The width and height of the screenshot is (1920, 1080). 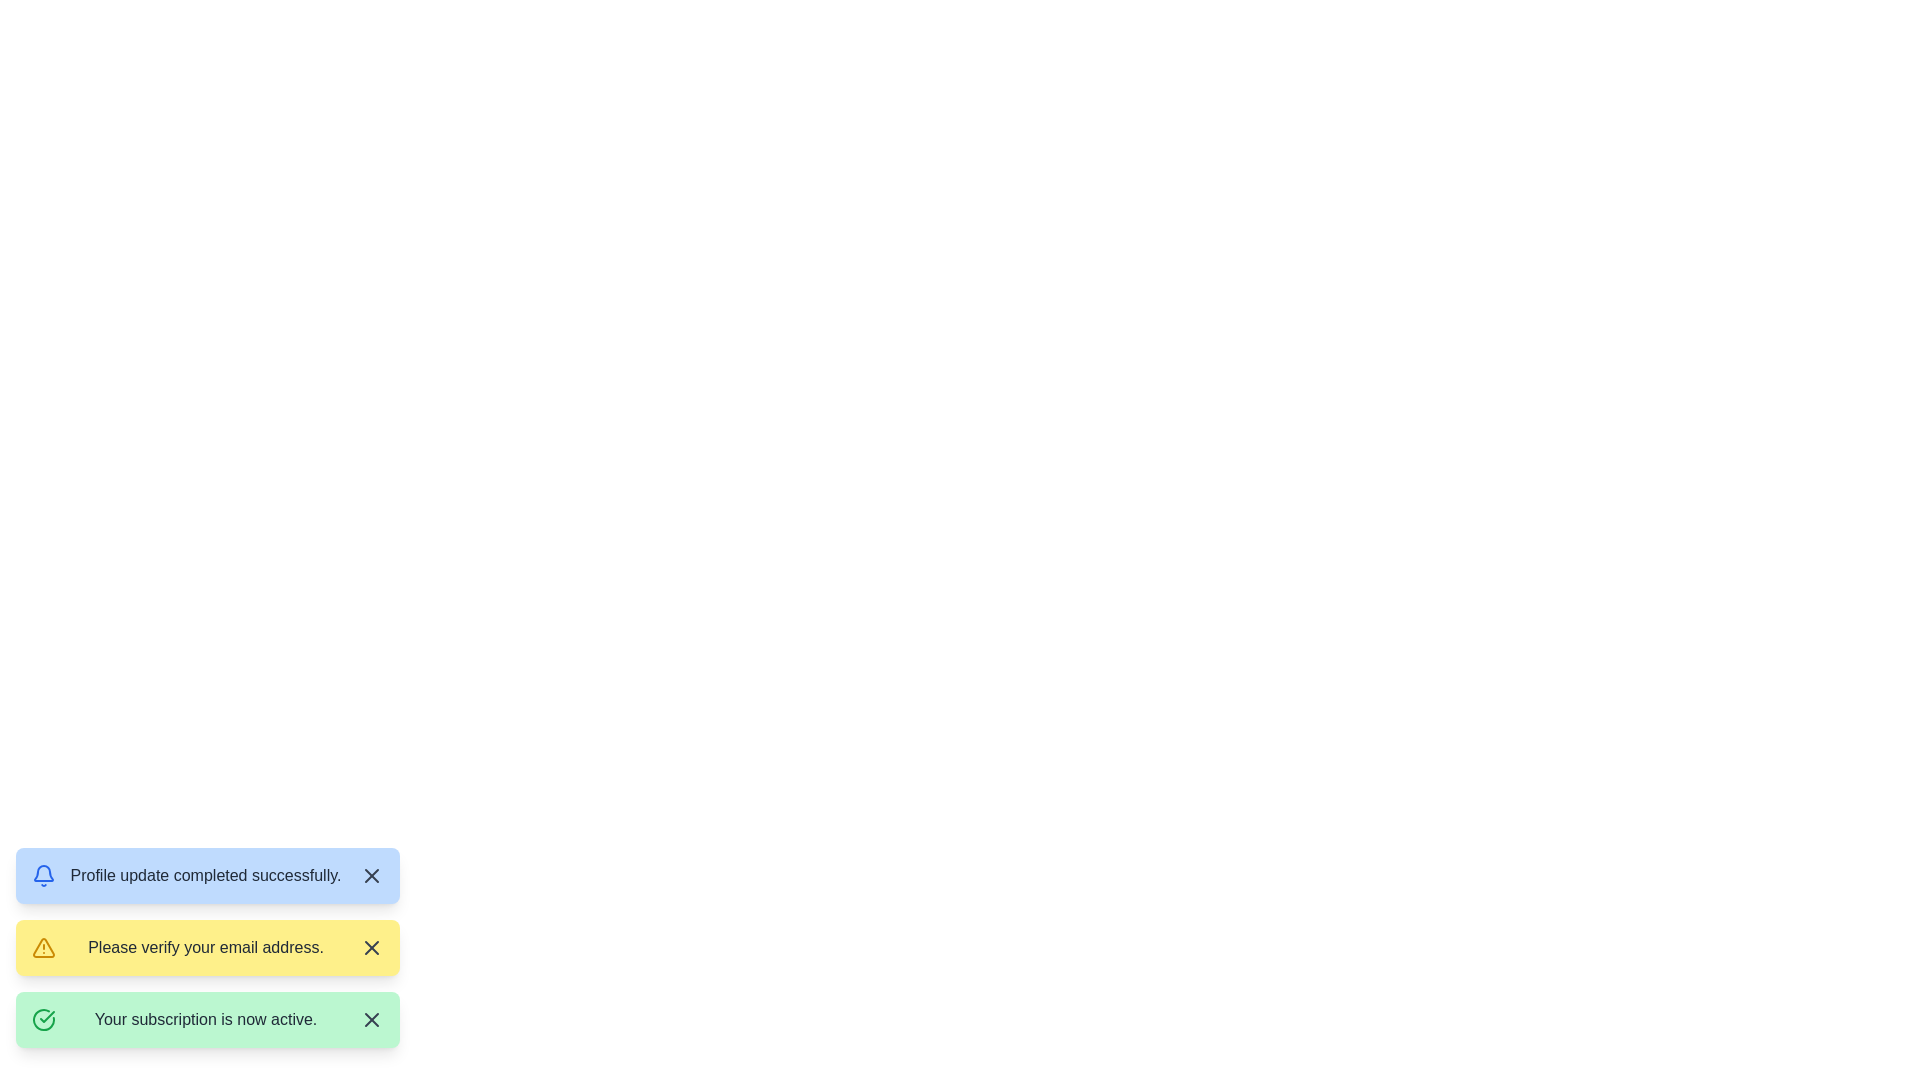 I want to click on the close button located at the far right end of the green notification box labeled 'Your subscription is now active.', so click(x=372, y=1019).